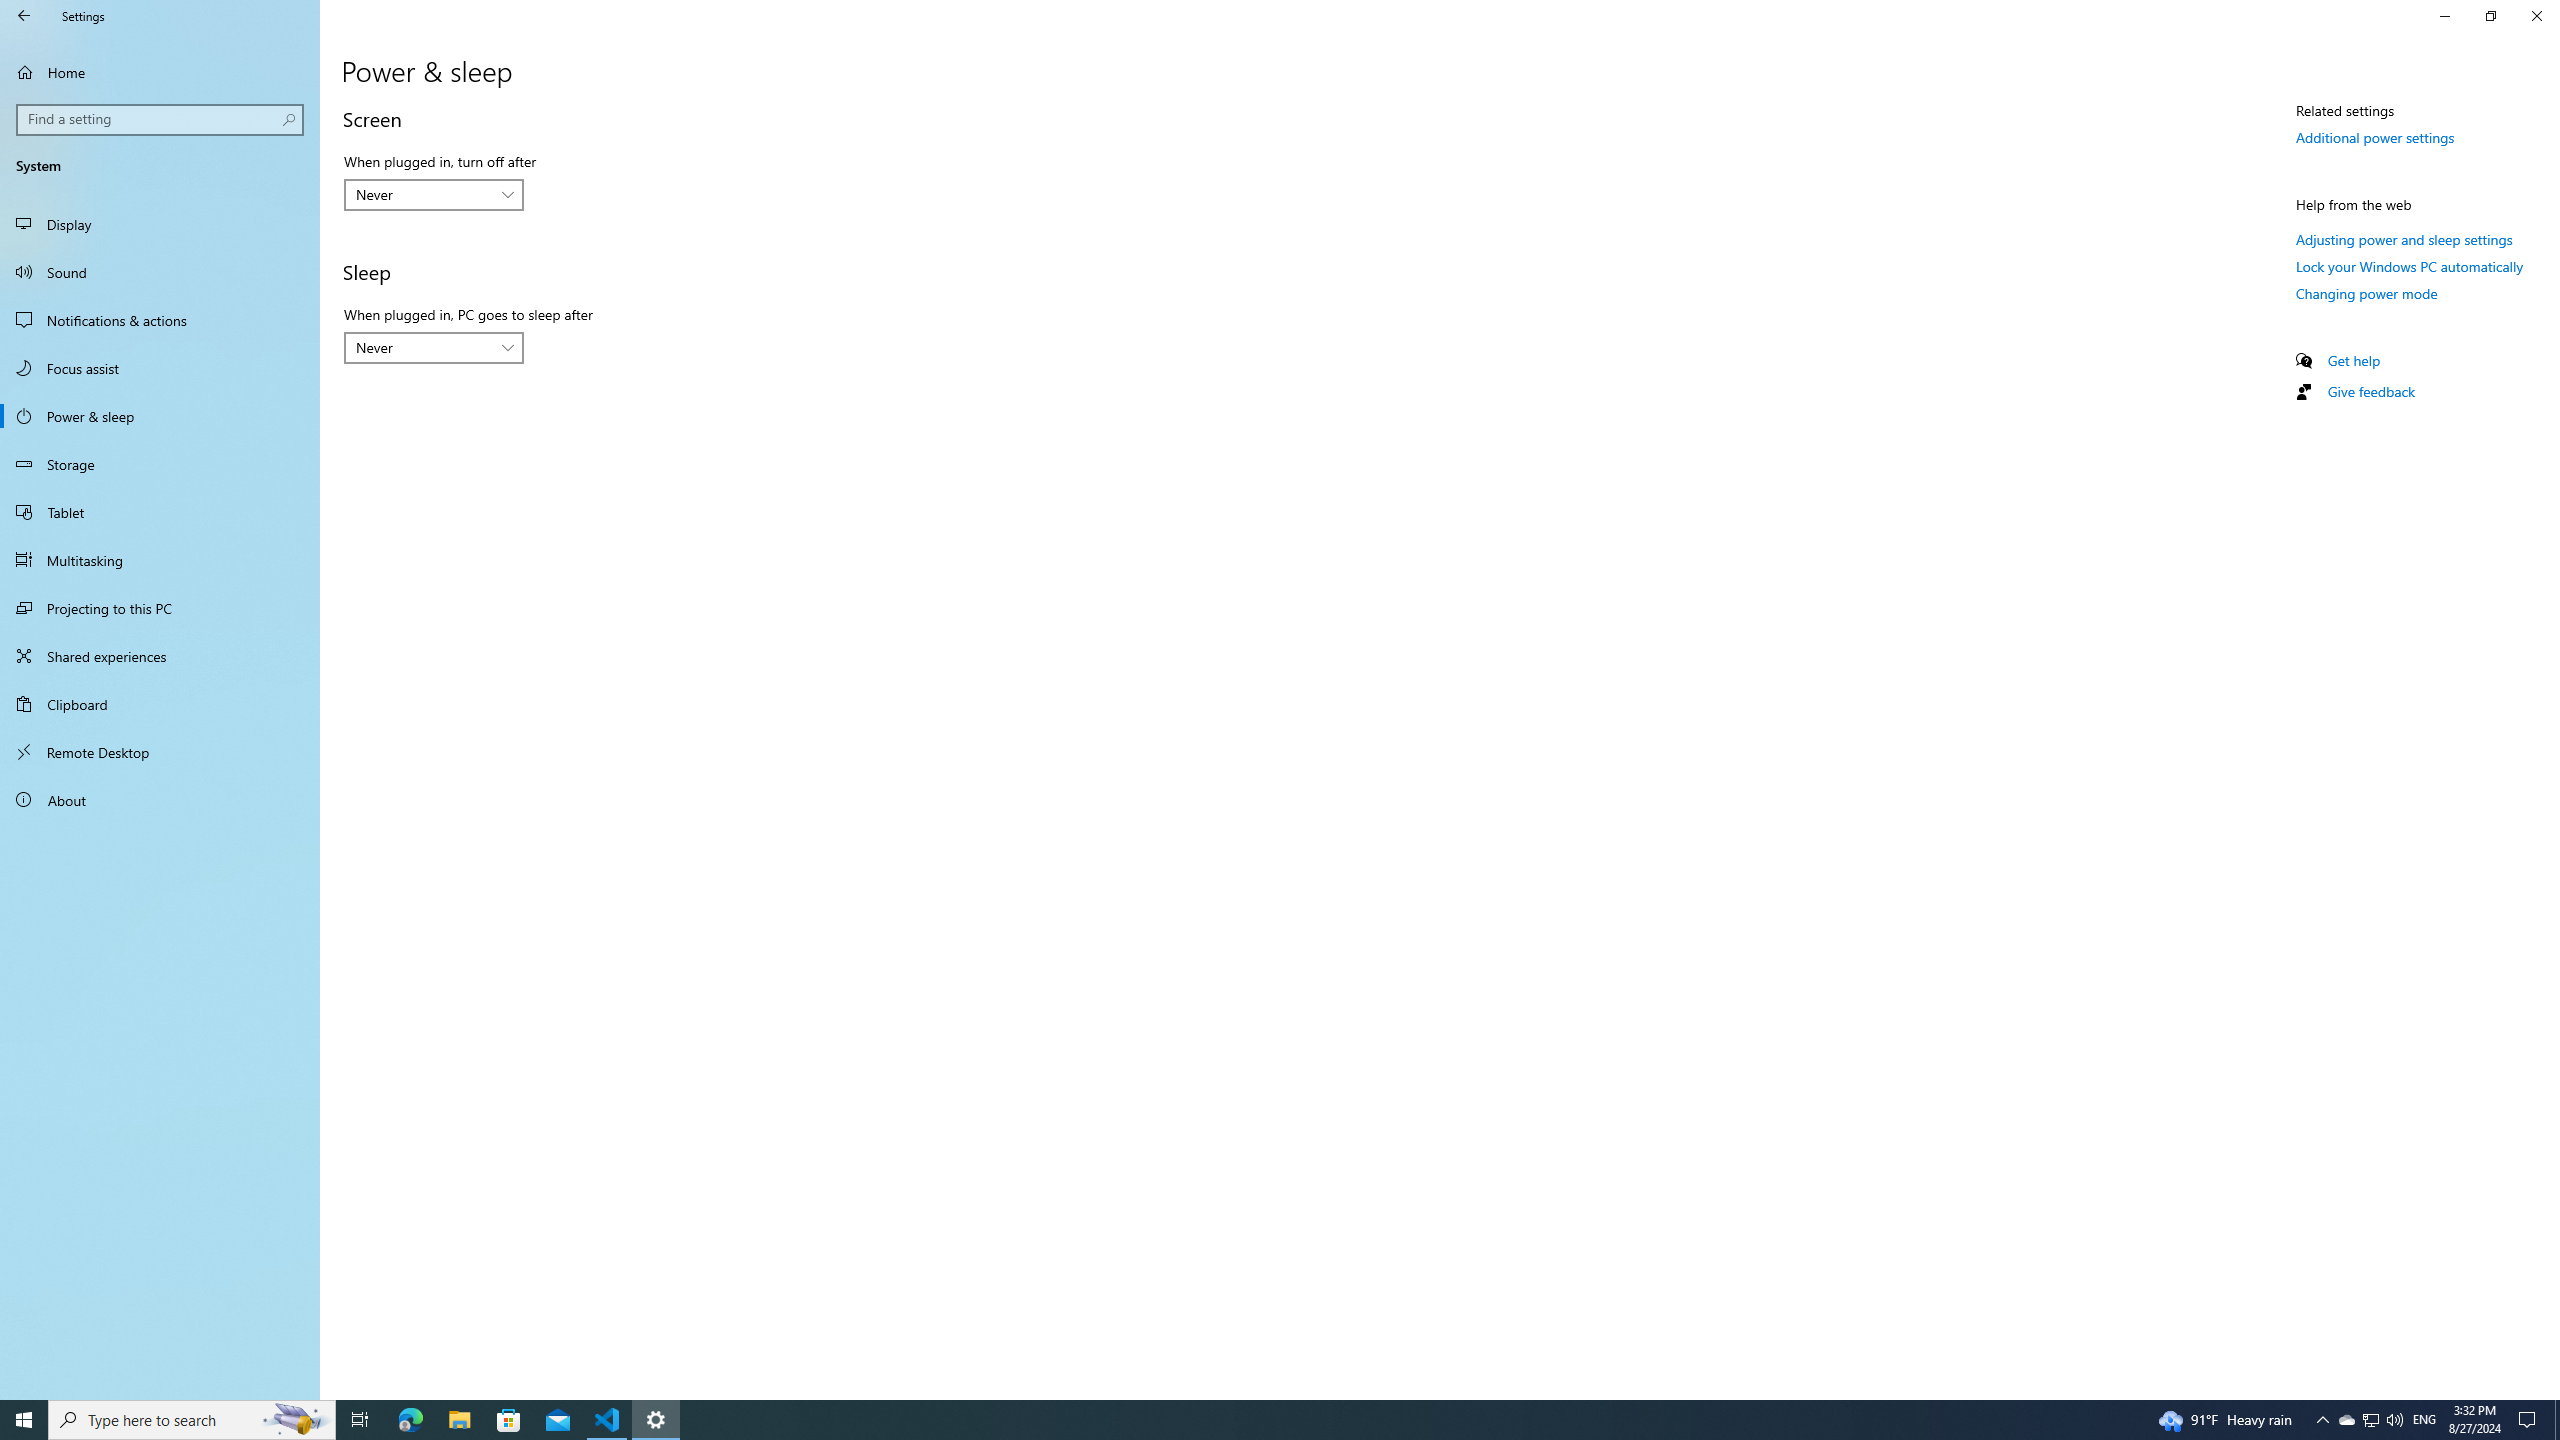 Image resolution: width=2560 pixels, height=1440 pixels. What do you see at coordinates (2365, 292) in the screenshot?
I see `'Changing power mode'` at bounding box center [2365, 292].